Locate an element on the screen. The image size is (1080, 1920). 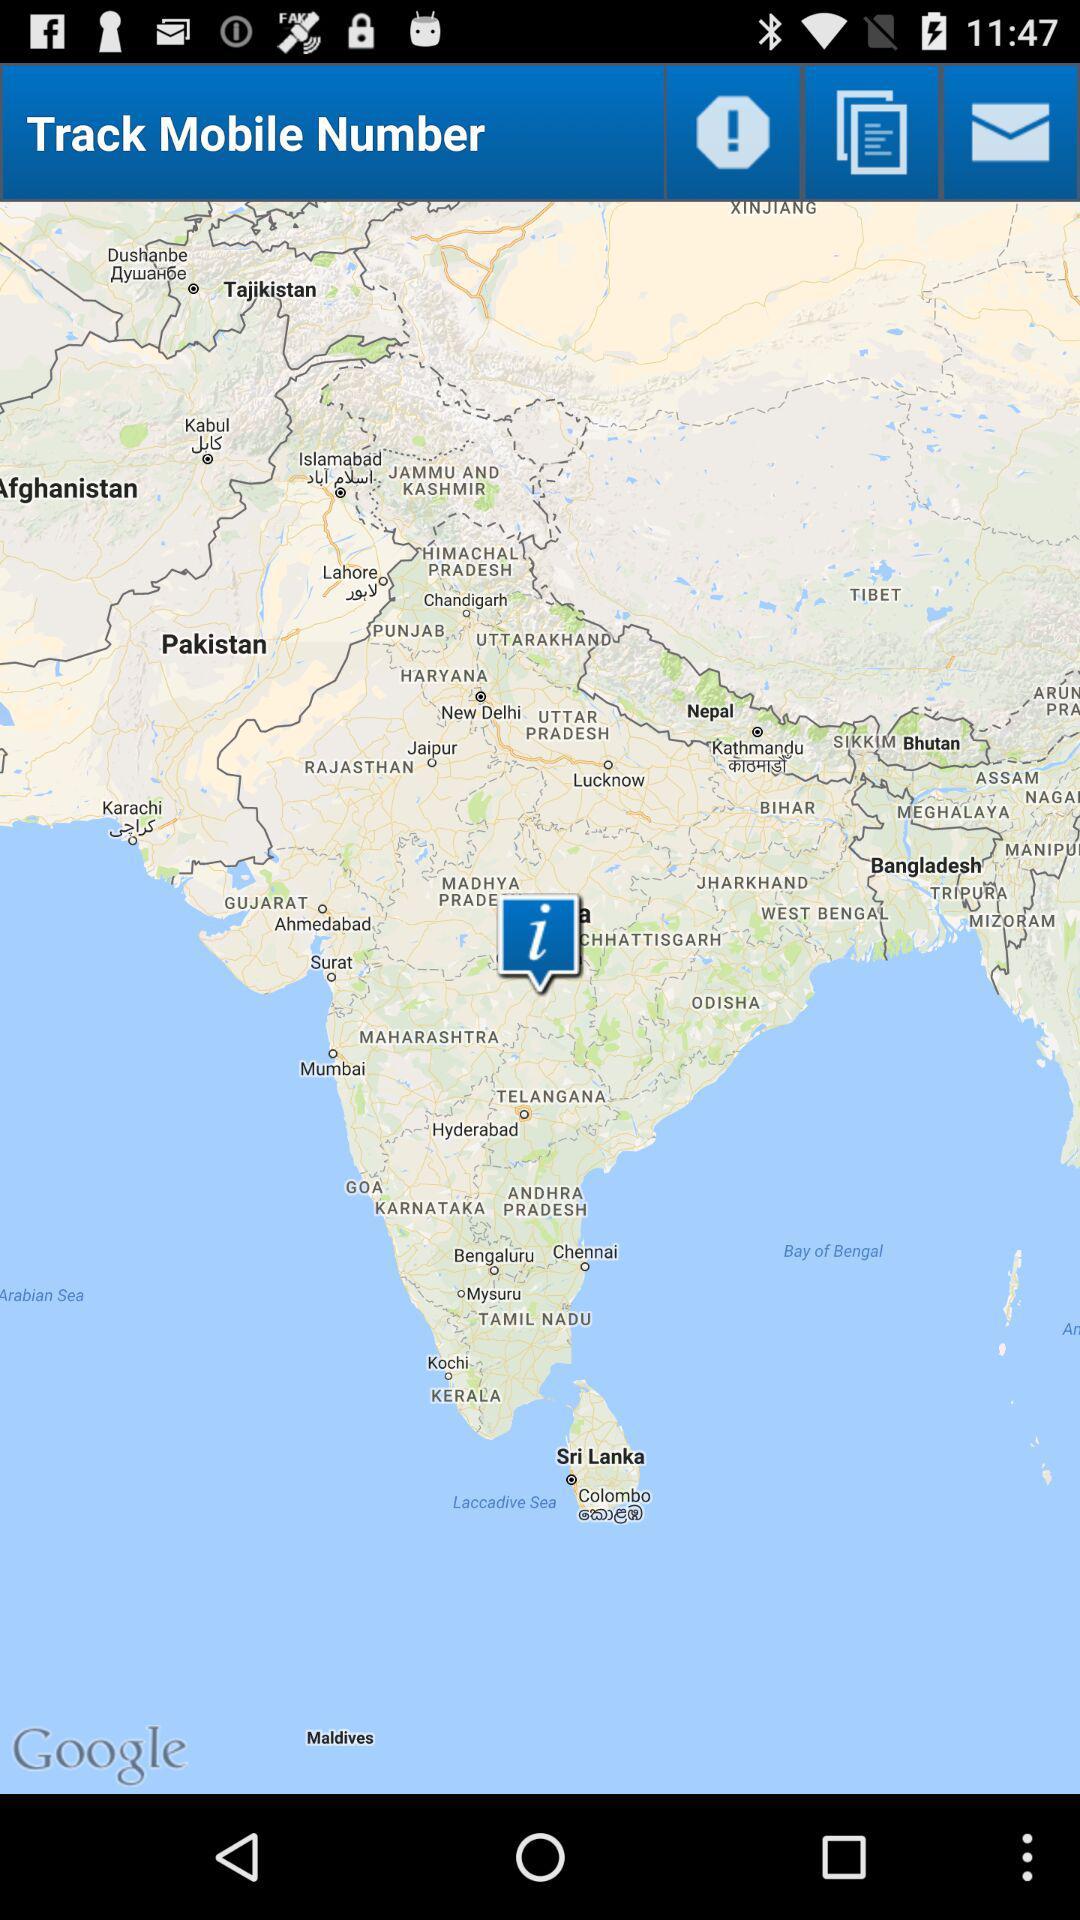
stop is located at coordinates (733, 131).